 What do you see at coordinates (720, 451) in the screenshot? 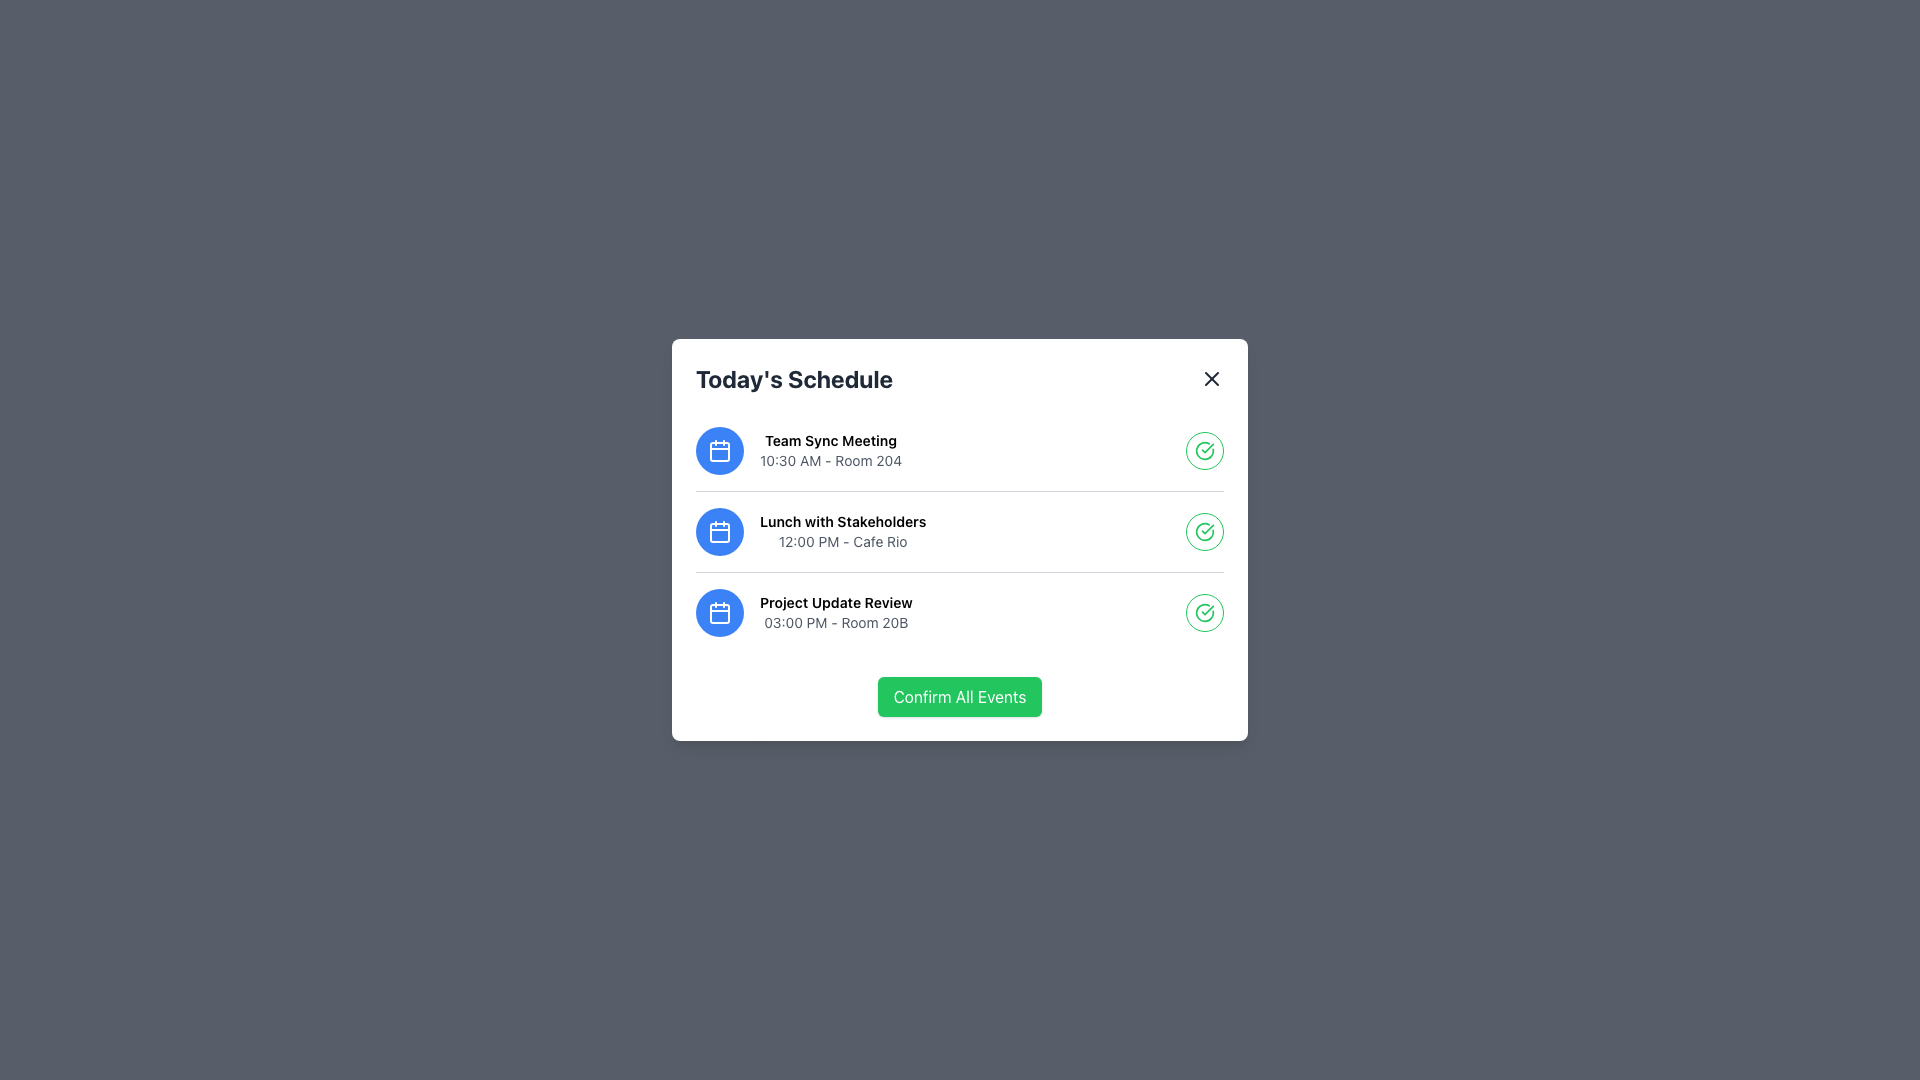
I see `the blue circular icon button with a white calendar icon, located to the left of 'Team Sync Meeting' in the schedule modal` at bounding box center [720, 451].